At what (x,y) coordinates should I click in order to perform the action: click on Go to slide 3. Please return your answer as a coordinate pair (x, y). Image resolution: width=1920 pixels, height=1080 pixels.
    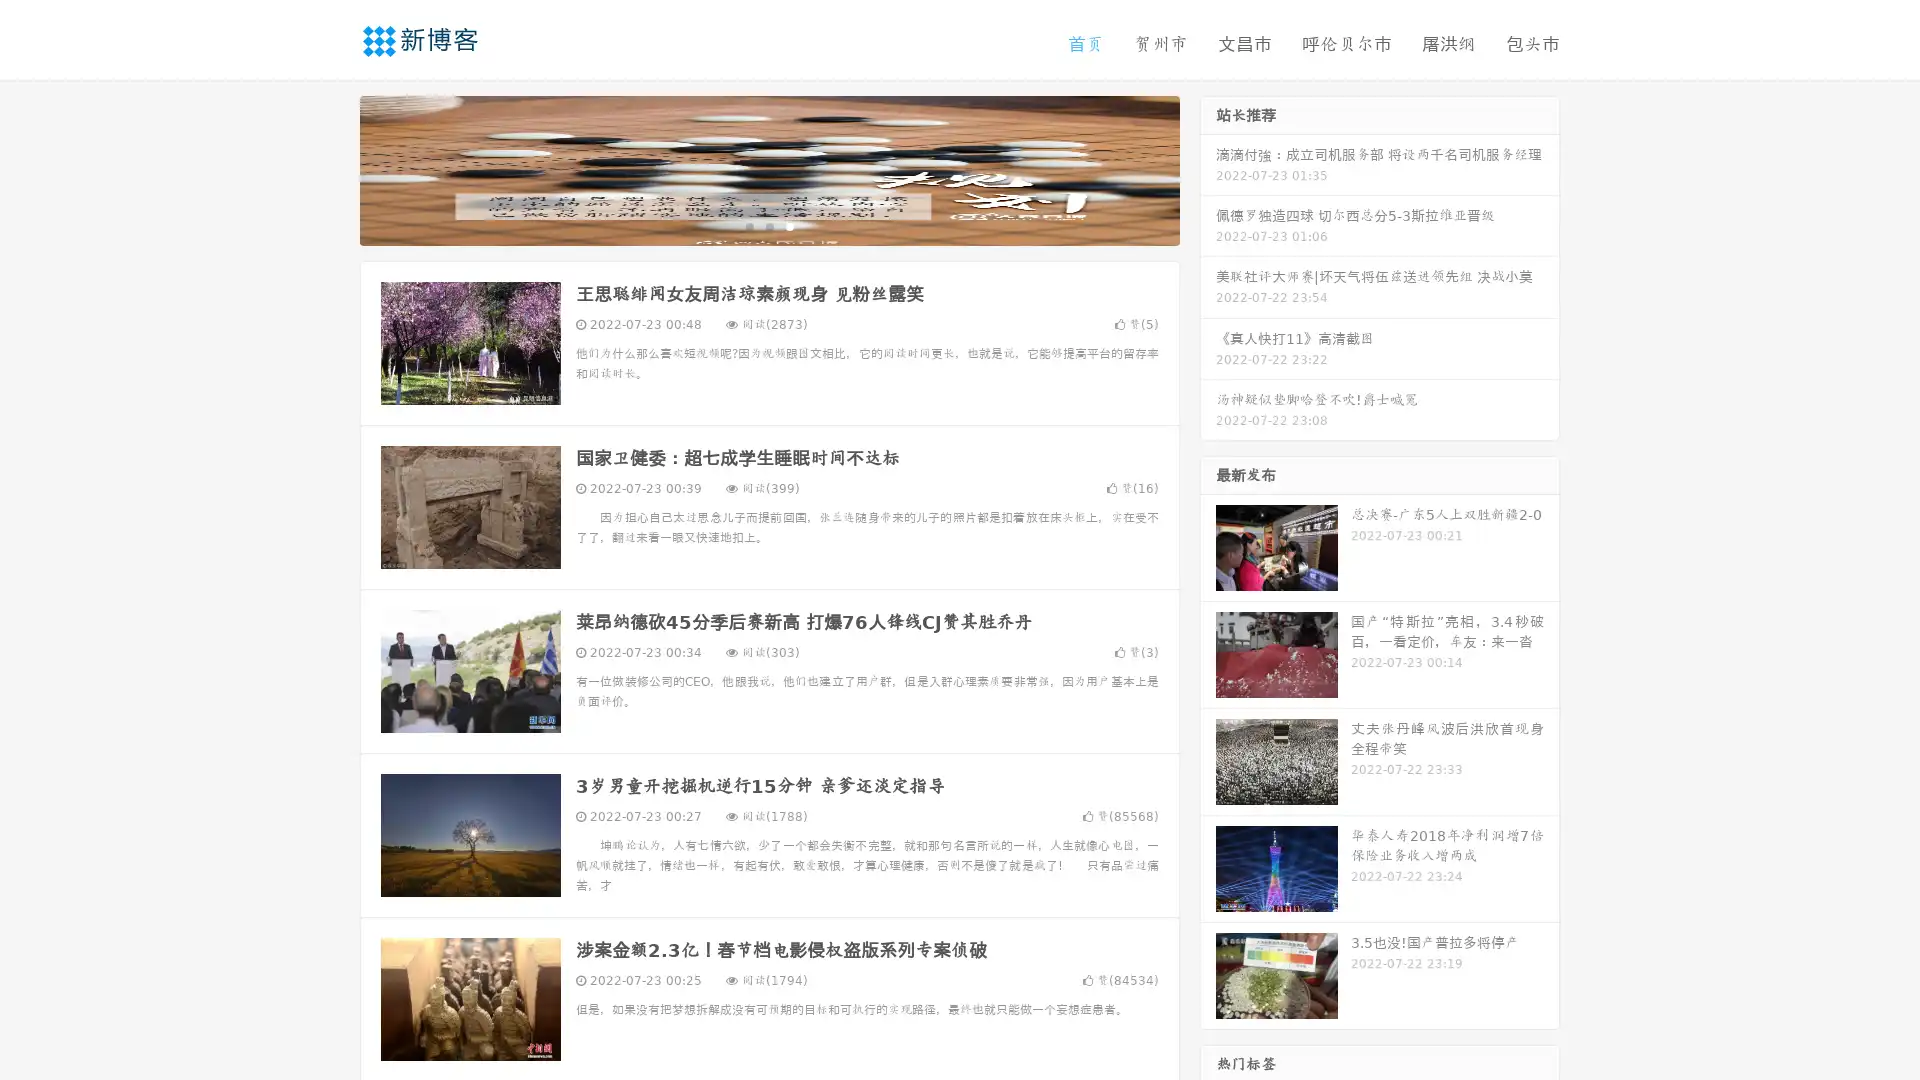
    Looking at the image, I should click on (789, 225).